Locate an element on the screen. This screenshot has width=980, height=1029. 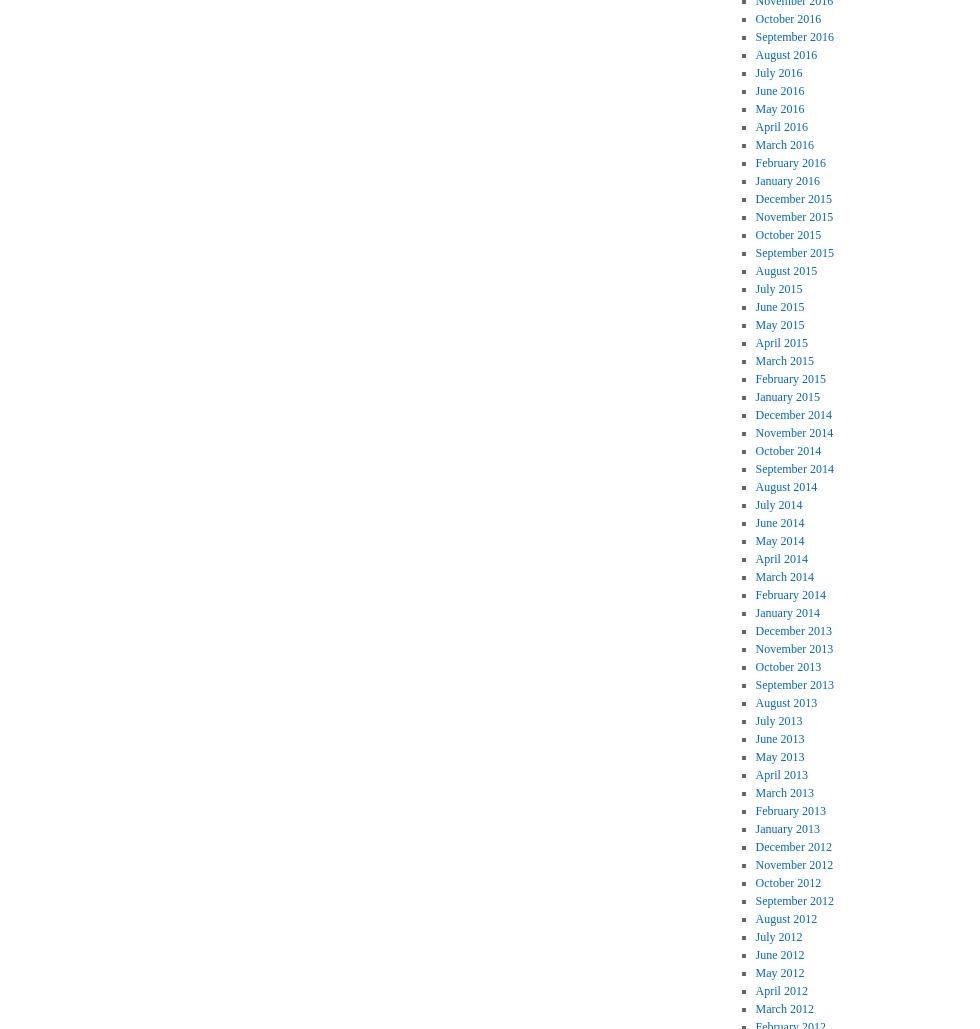
'April 2013' is located at coordinates (780, 775).